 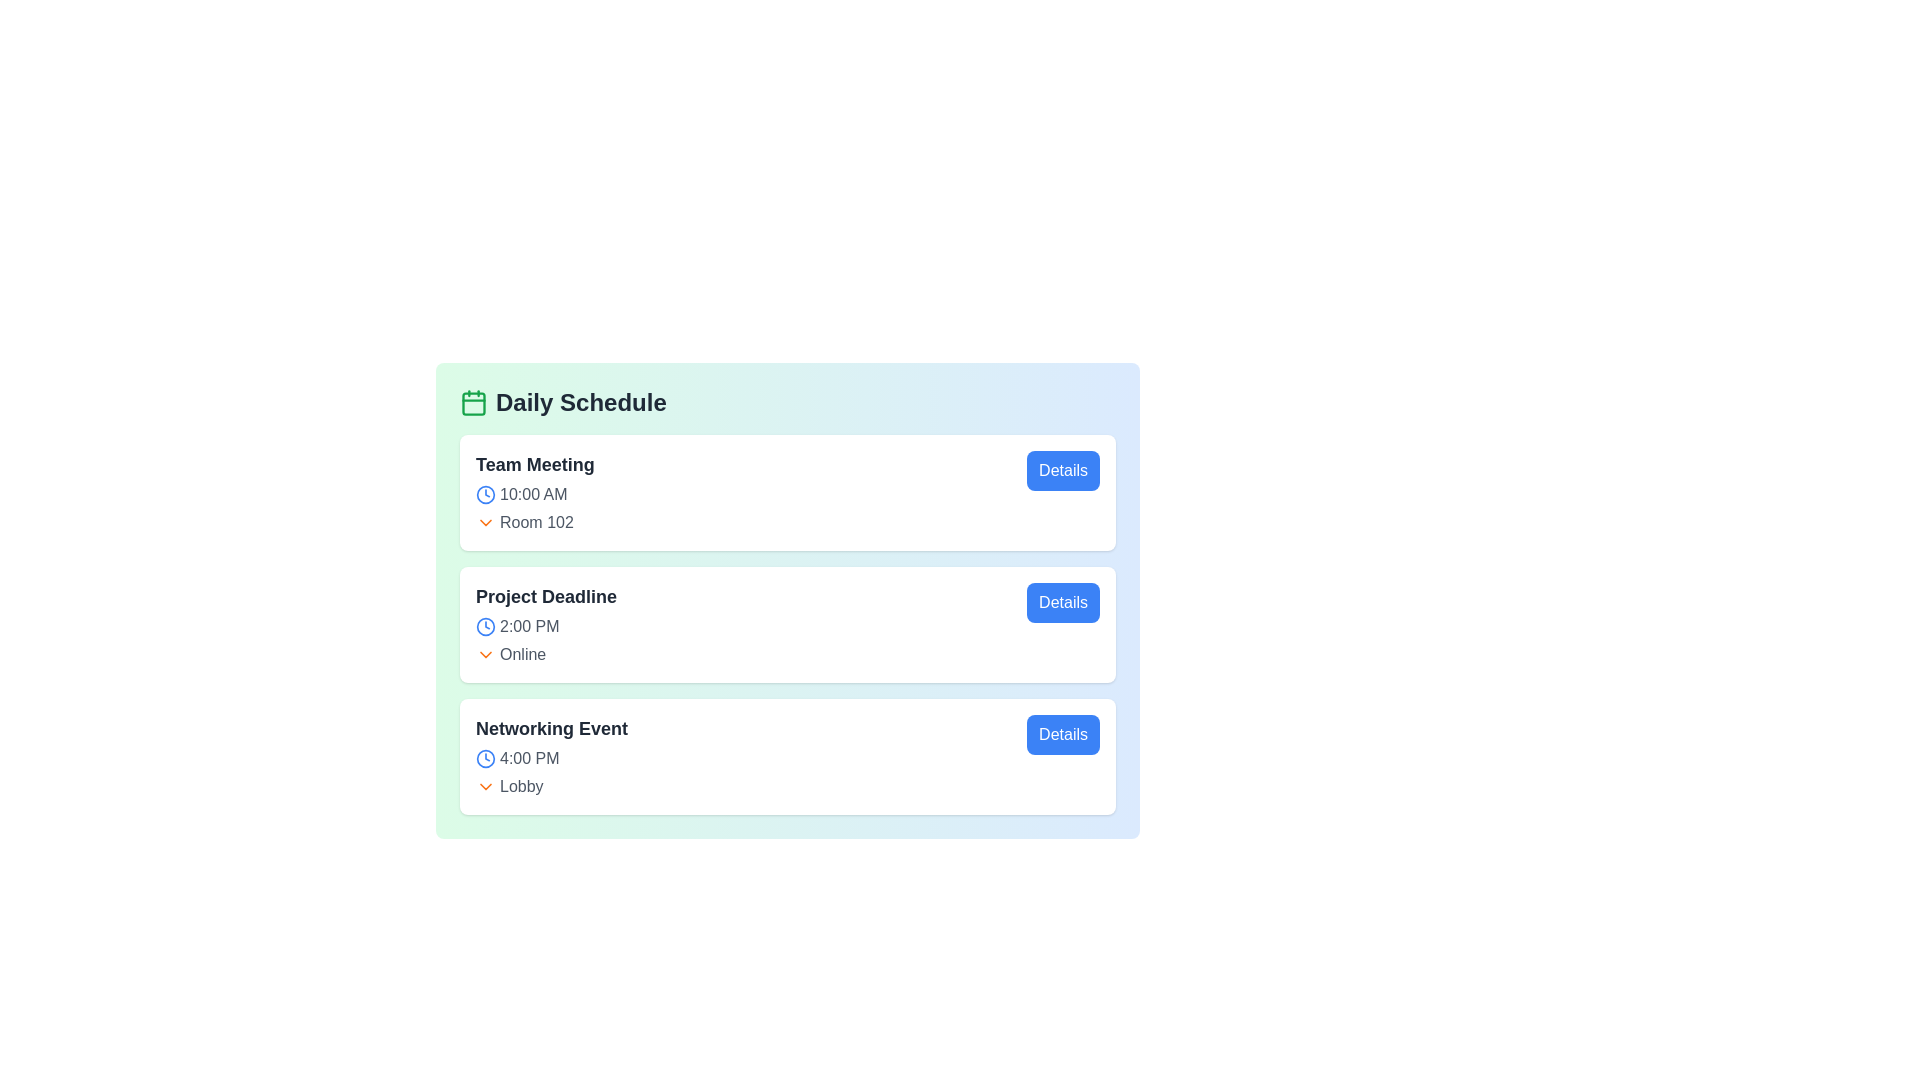 I want to click on the text label displaying '10:00 AM', which is in bold, sans-serif font and dark gray color, indicating the time for the 'Team Meeting' event, so click(x=533, y=494).